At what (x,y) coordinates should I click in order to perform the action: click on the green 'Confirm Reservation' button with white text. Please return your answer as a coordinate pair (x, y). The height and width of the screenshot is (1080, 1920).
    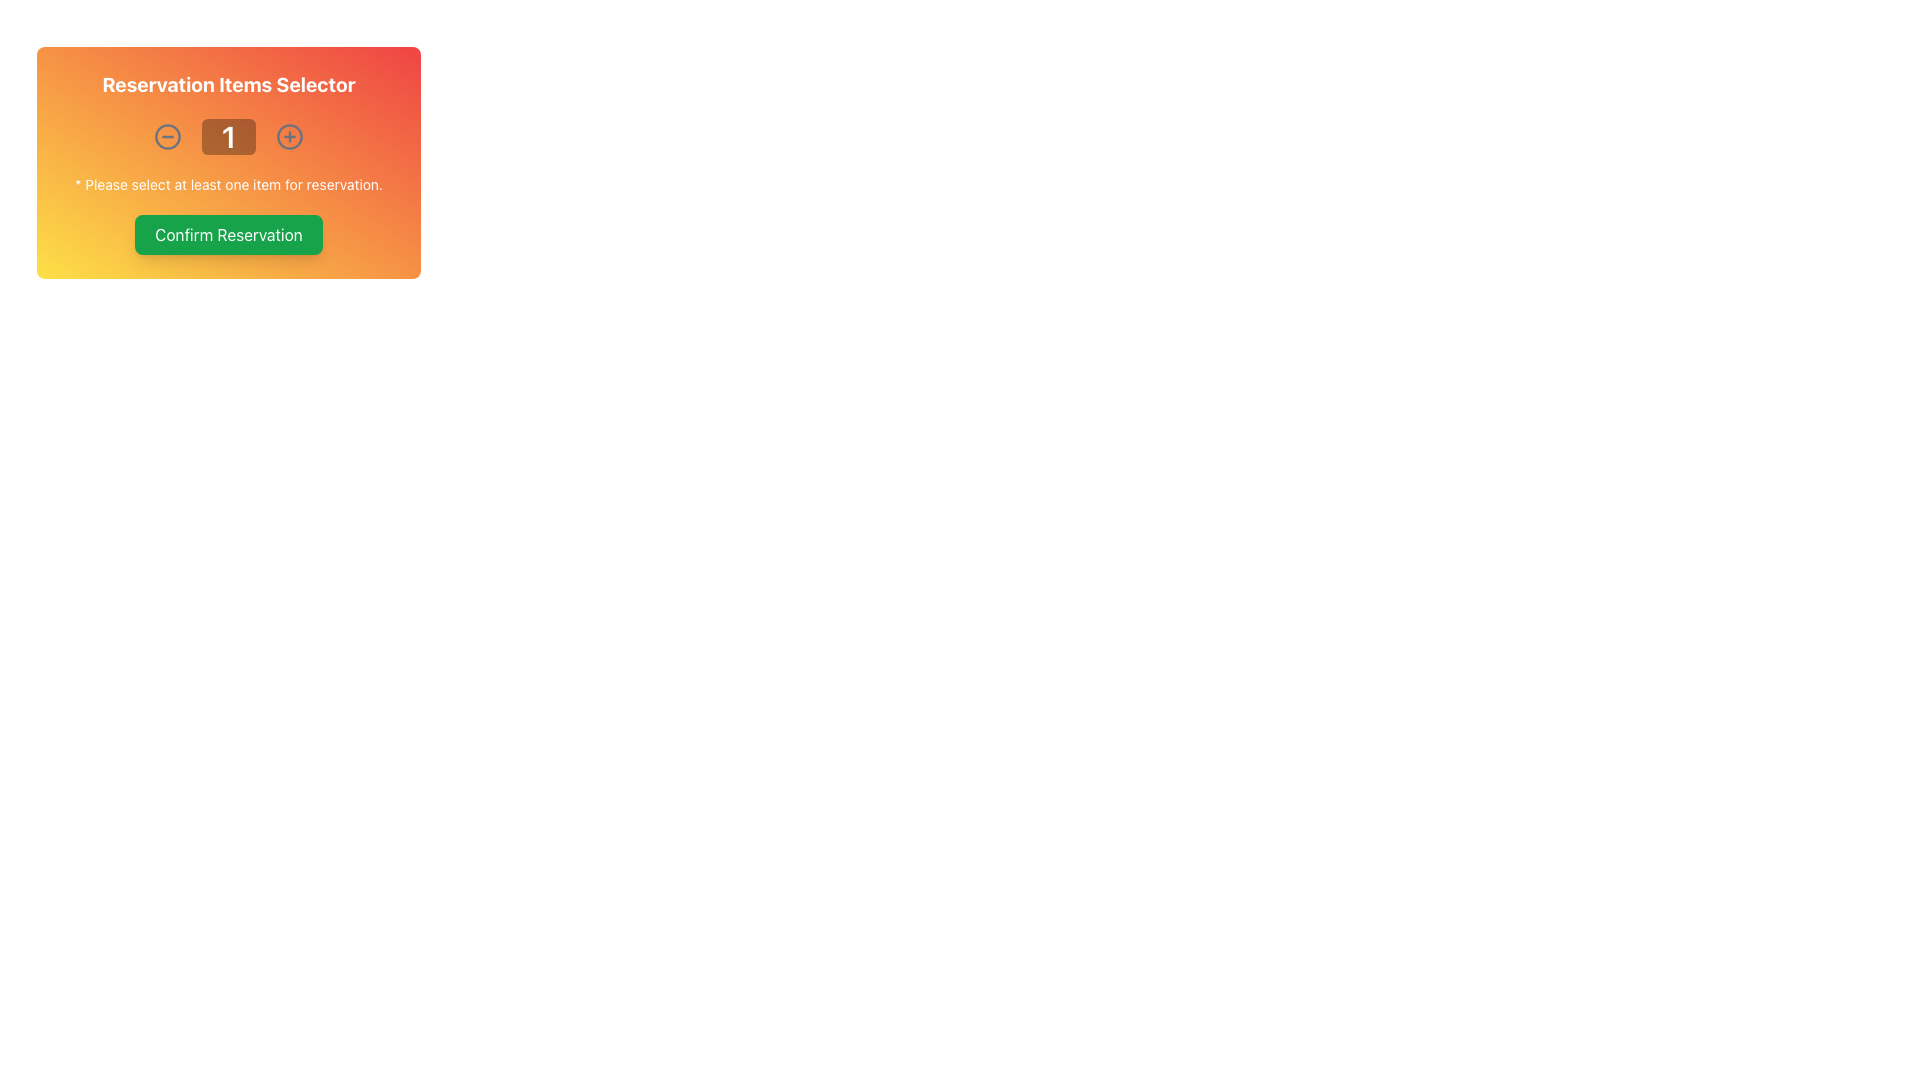
    Looking at the image, I should click on (229, 234).